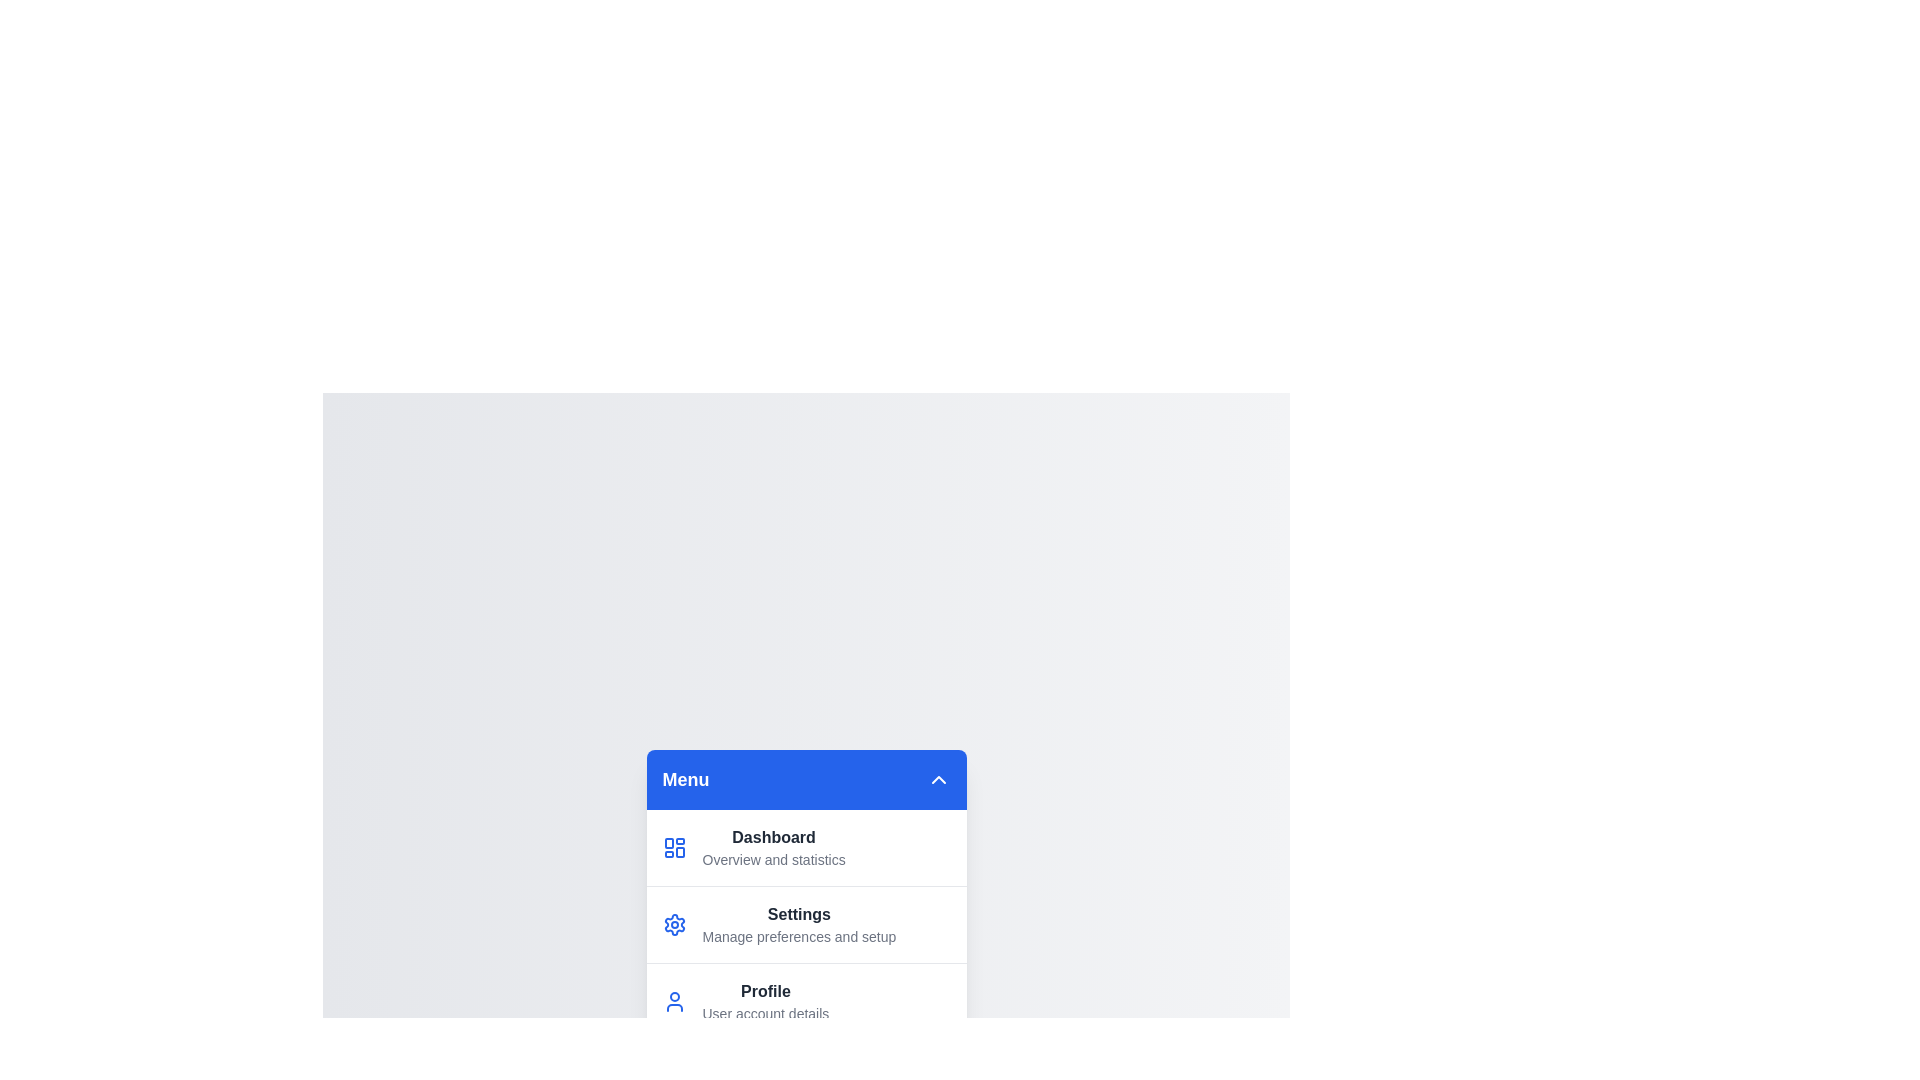 The image size is (1920, 1080). Describe the element at coordinates (674, 847) in the screenshot. I see `the icon corresponding to the menu item 'Dashboard'` at that location.